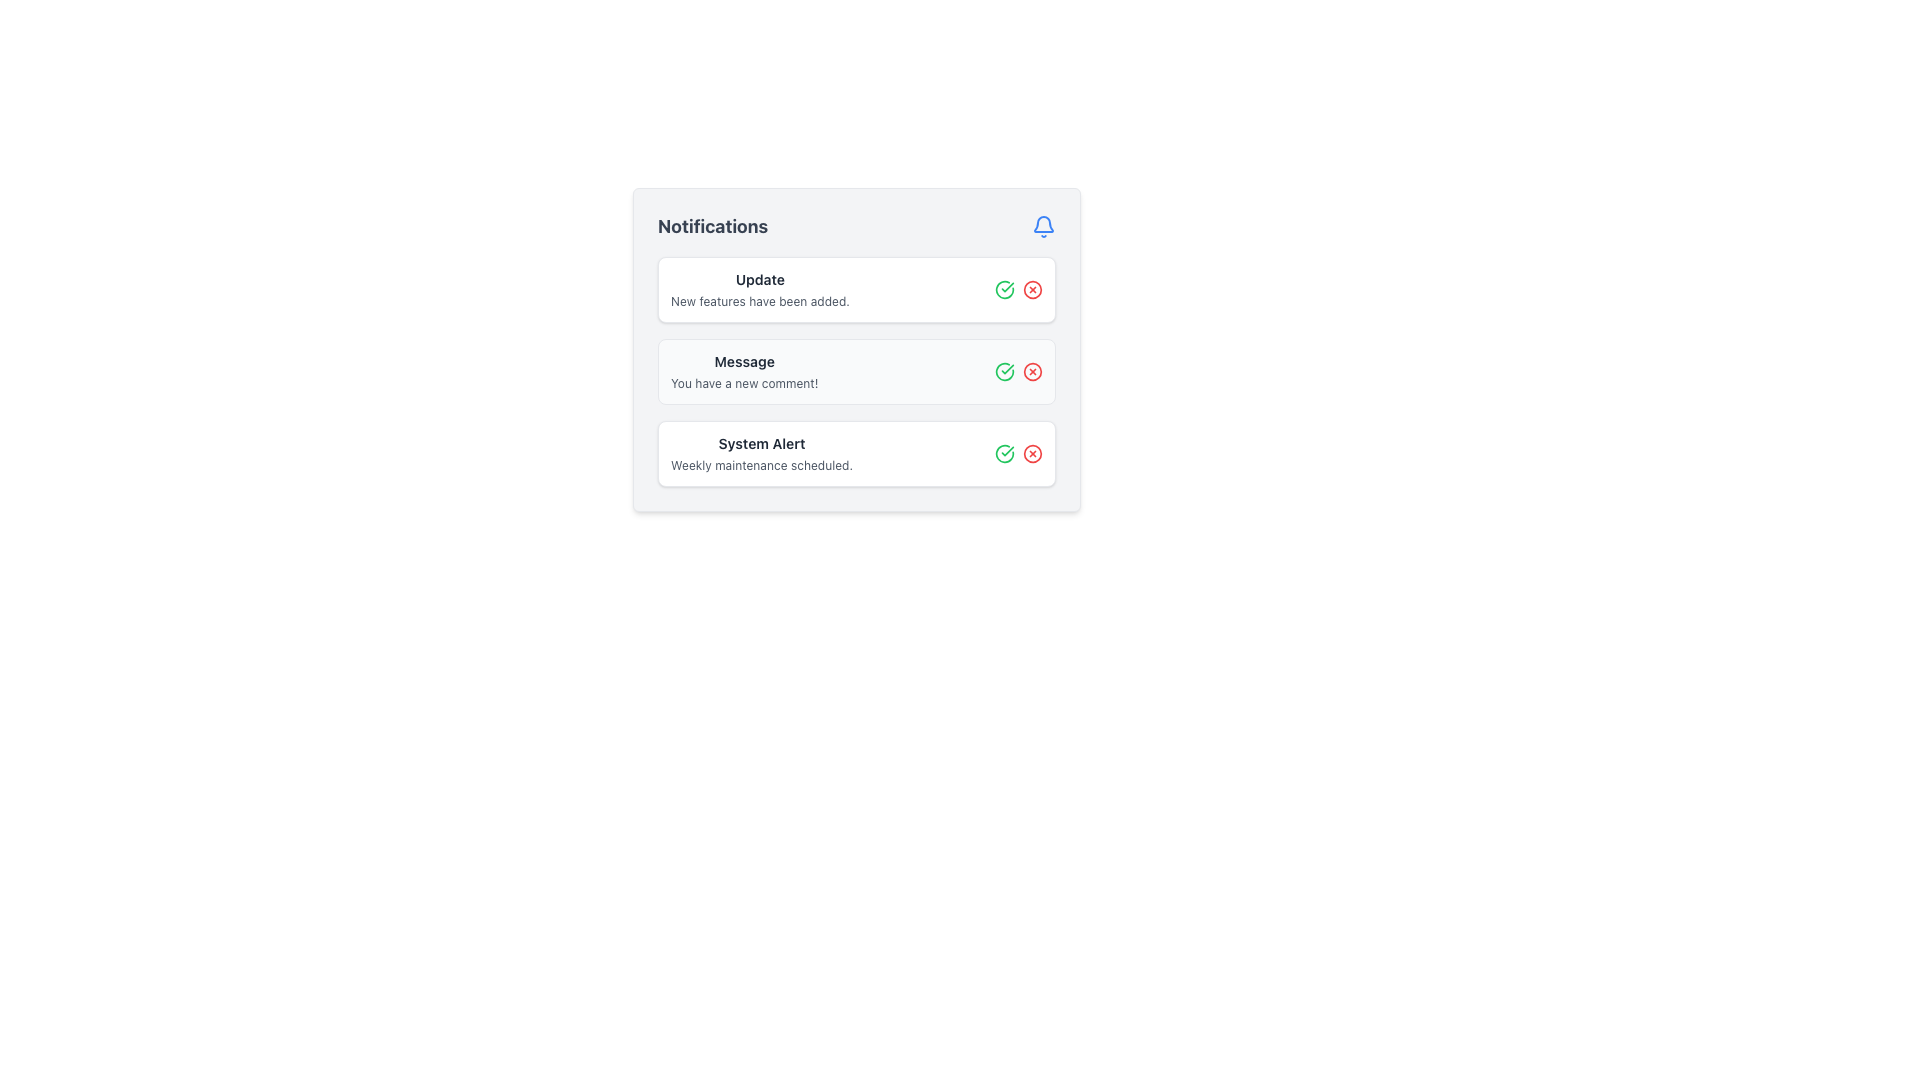  What do you see at coordinates (1042, 224) in the screenshot?
I see `the lower semi-circular portion of the bell icon located at the top-right corner of the notification panel, which indicates an active alert or notification` at bounding box center [1042, 224].